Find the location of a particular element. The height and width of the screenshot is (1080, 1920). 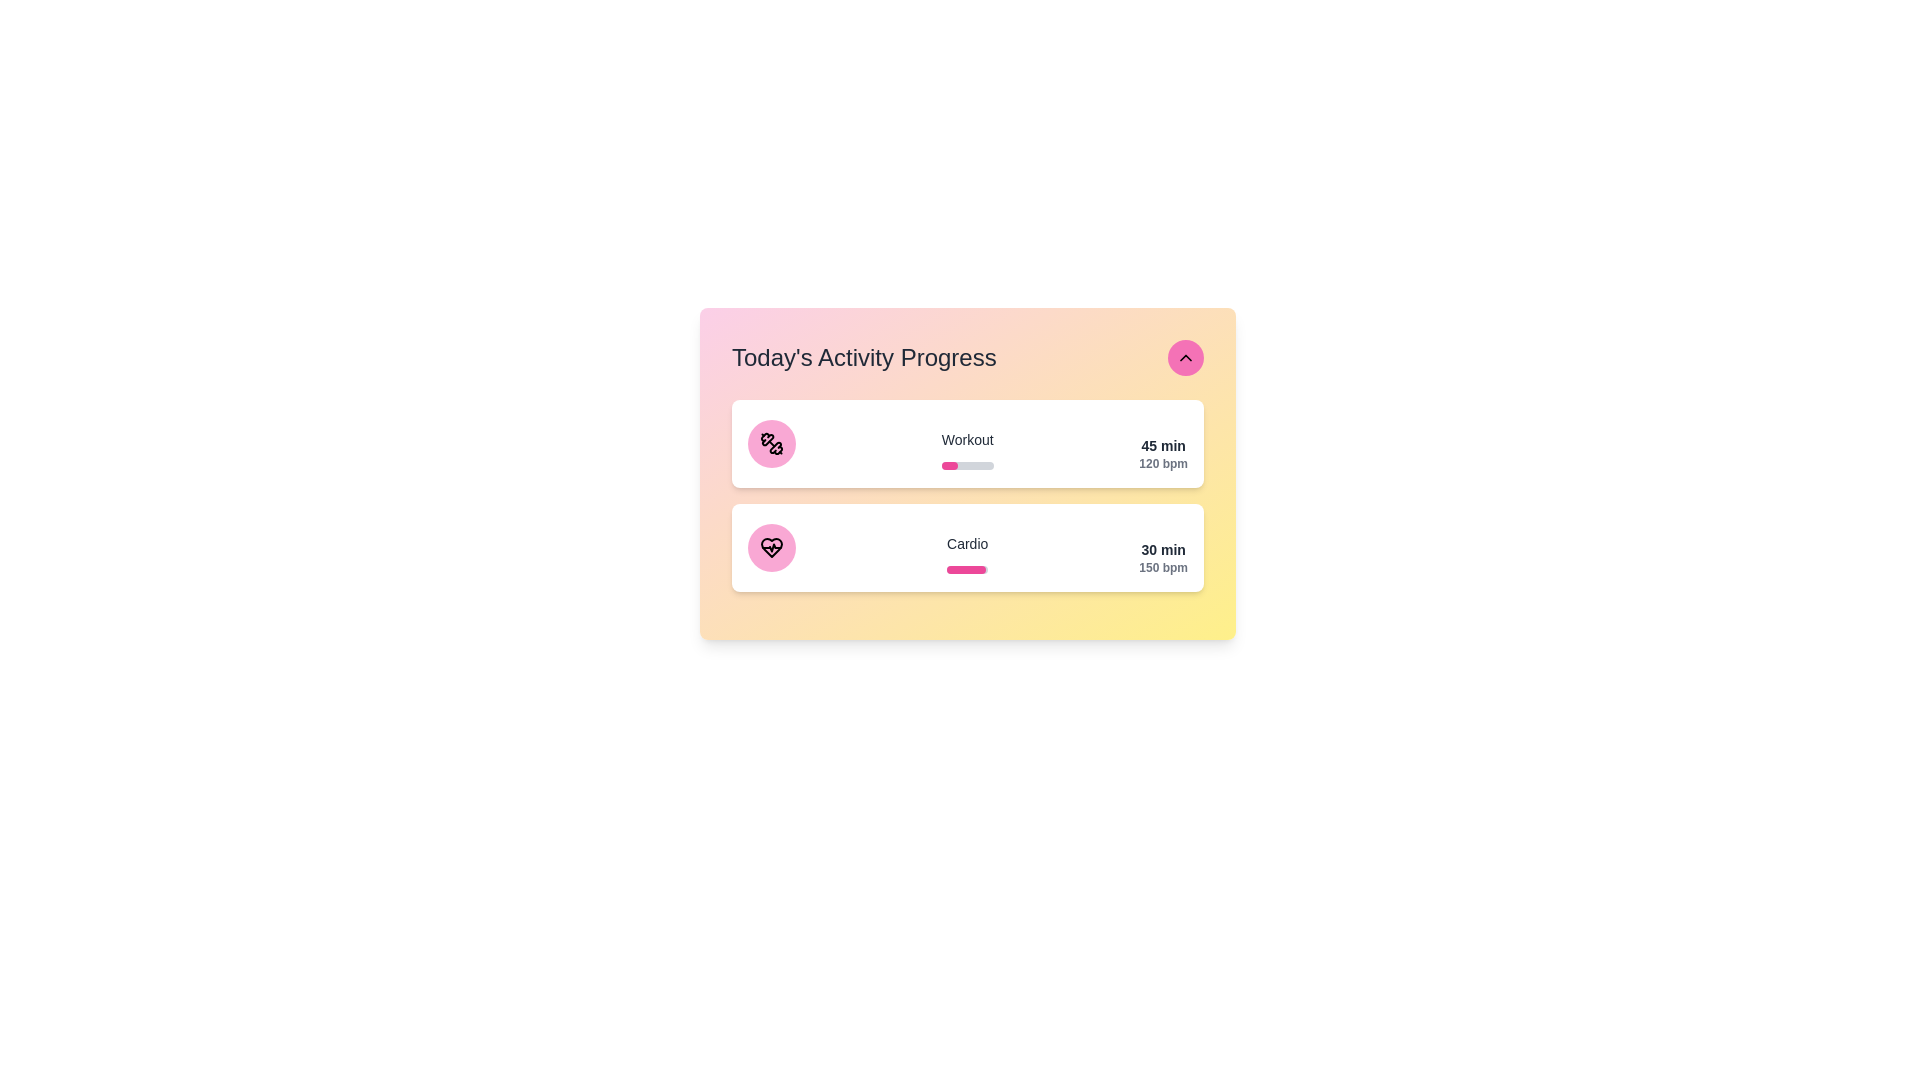

the text label displaying '120 bpm', which is located below '45 min' within the 'Workout' section of the workout activity summary is located at coordinates (1163, 463).